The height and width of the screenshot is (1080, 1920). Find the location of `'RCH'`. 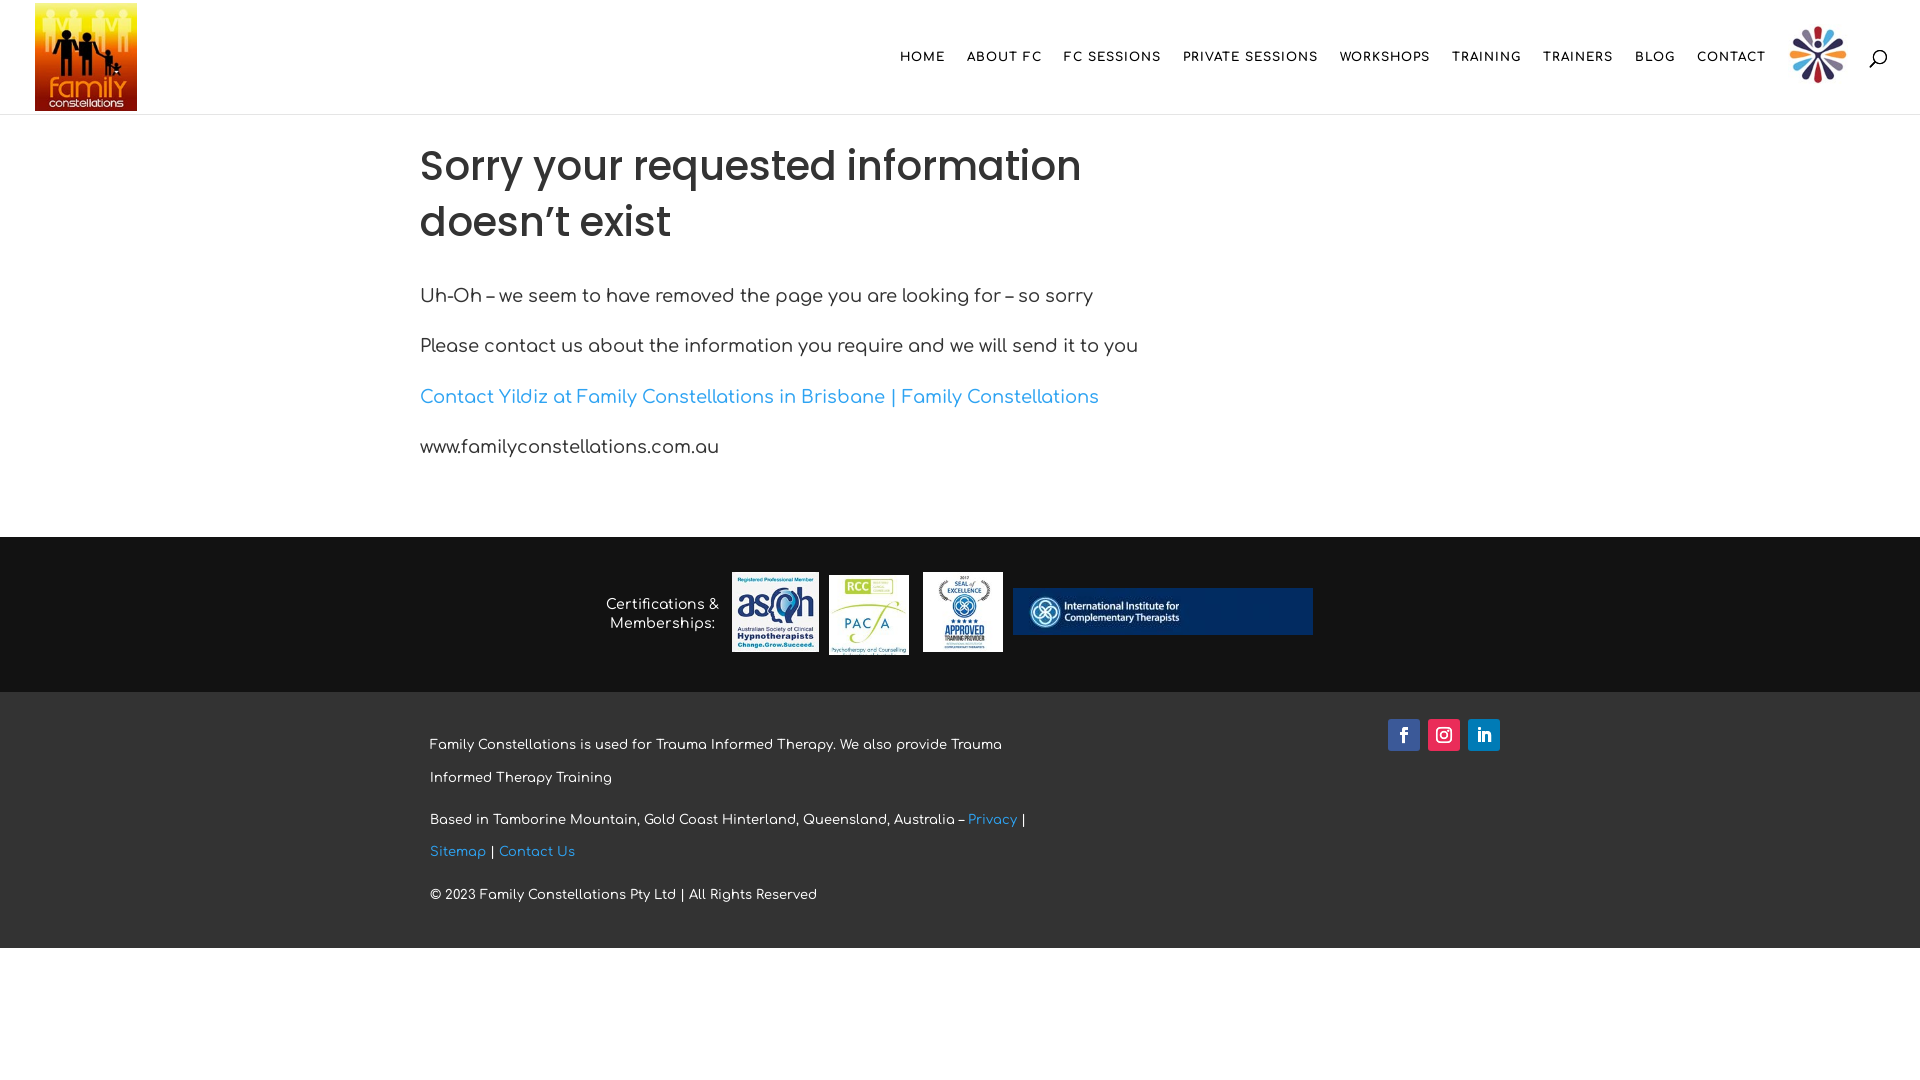

'RCH' is located at coordinates (1818, 55).